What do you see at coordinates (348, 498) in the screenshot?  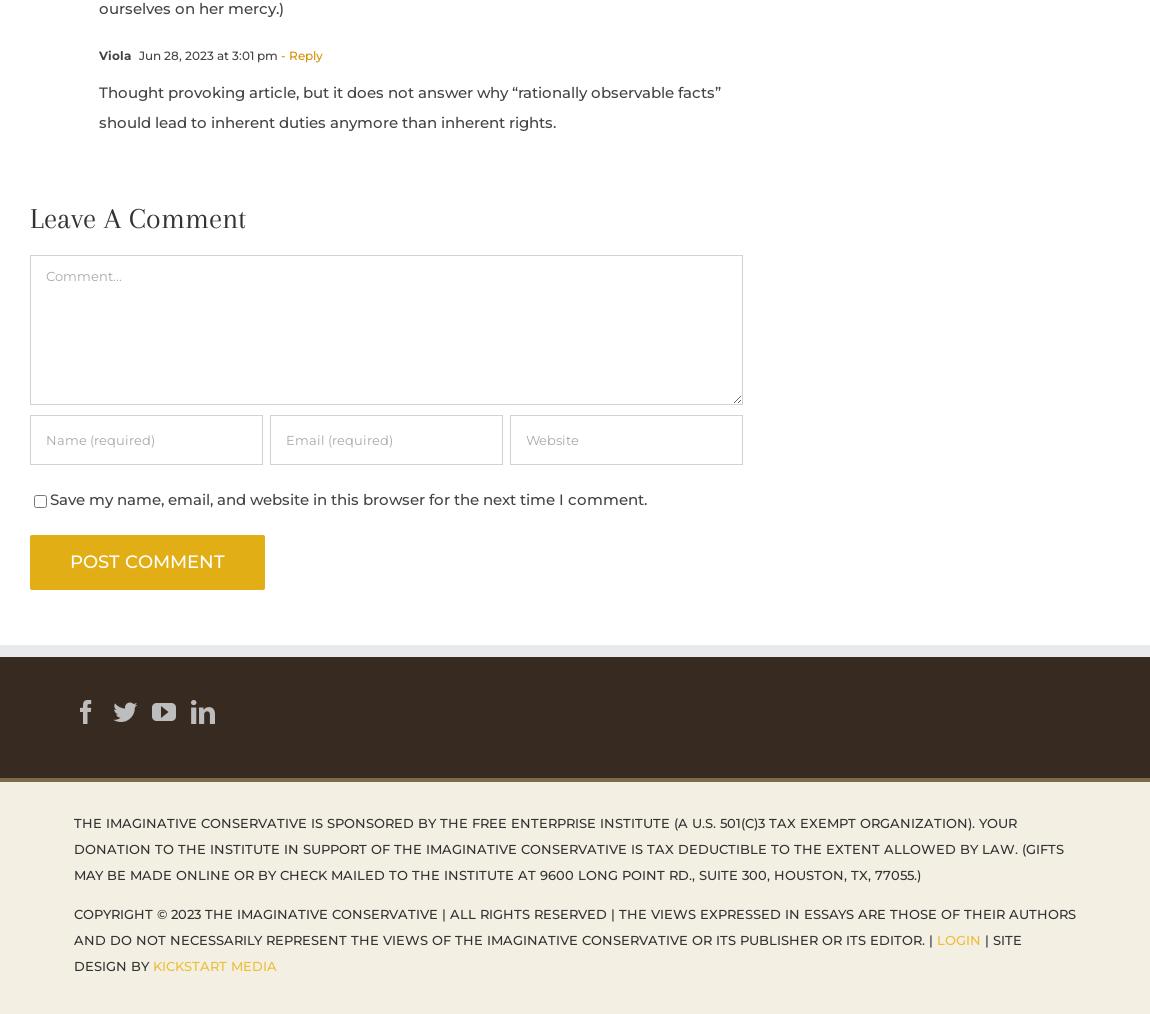 I see `'Save my name, email, and website in this browser for the next time I comment.'` at bounding box center [348, 498].